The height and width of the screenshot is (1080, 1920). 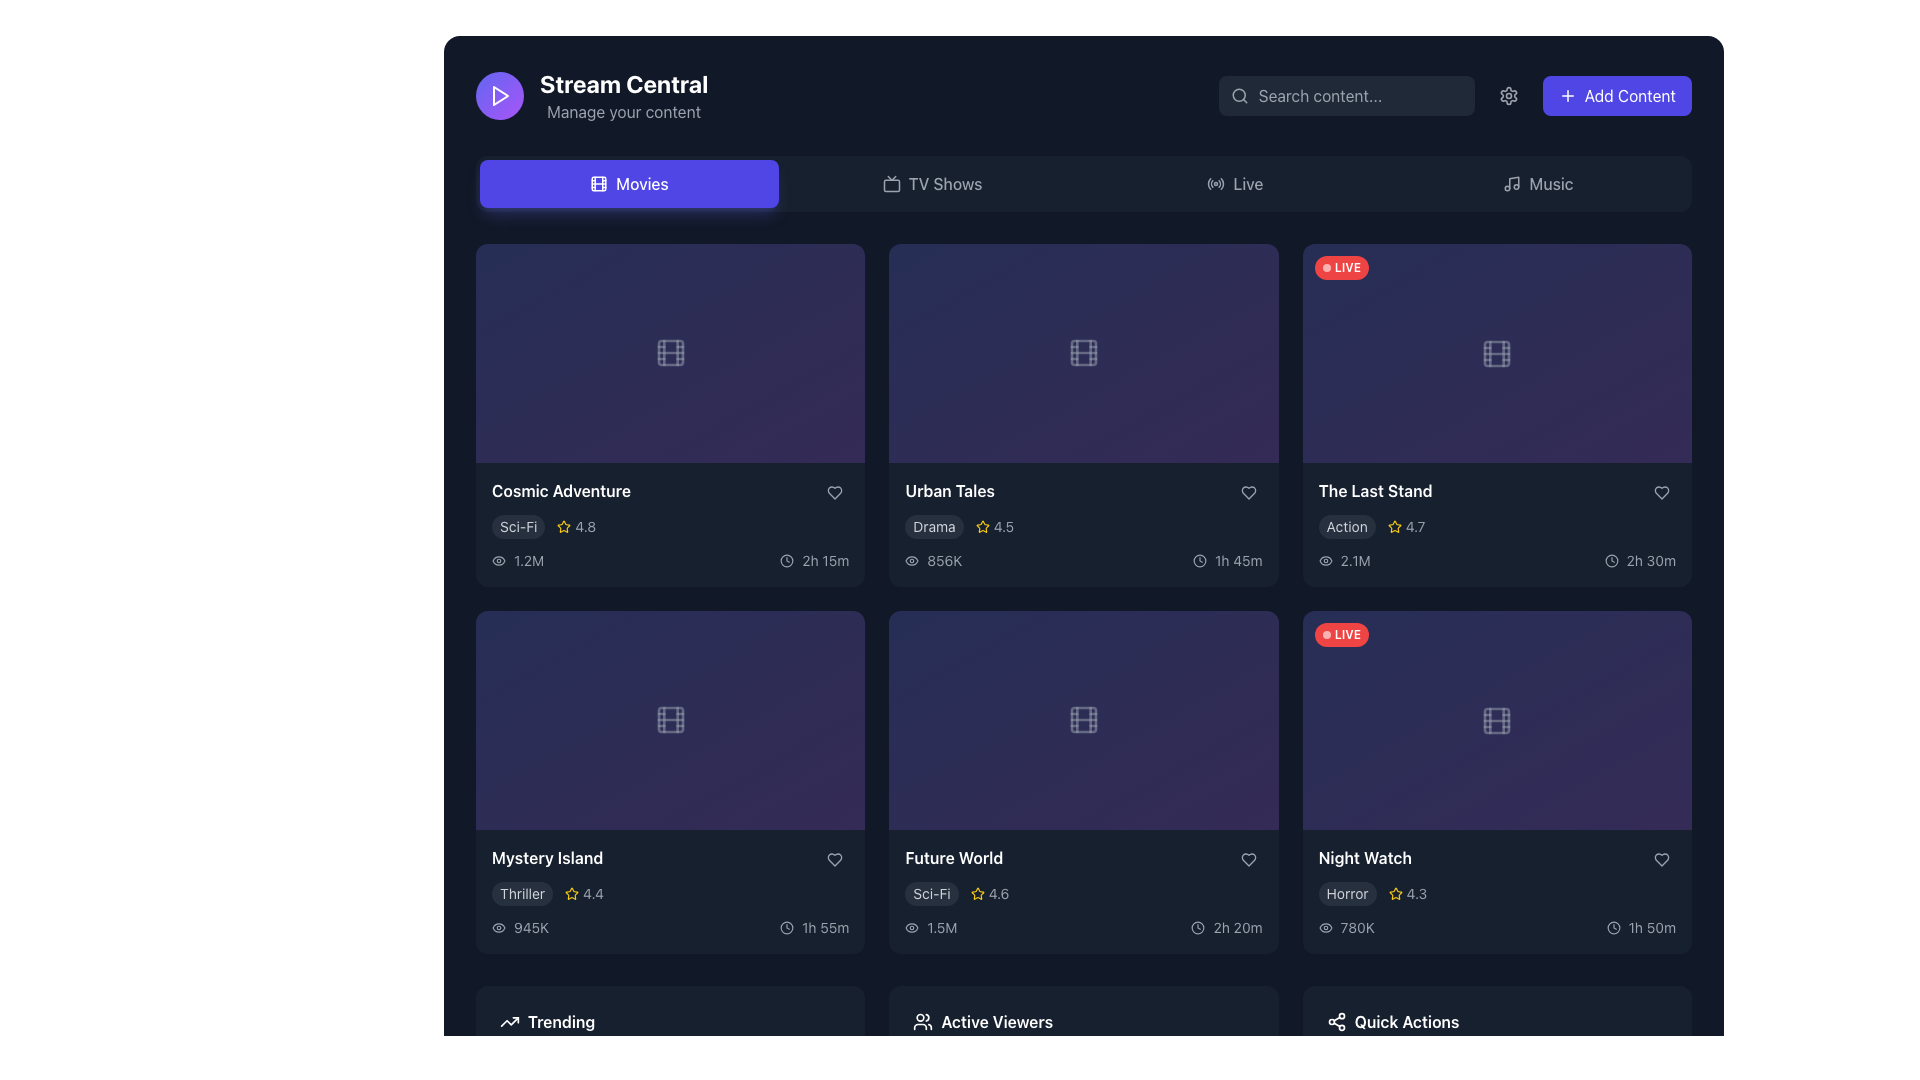 What do you see at coordinates (499, 926) in the screenshot?
I see `the eye icon representing the view count for the 'Mystery Island' content` at bounding box center [499, 926].